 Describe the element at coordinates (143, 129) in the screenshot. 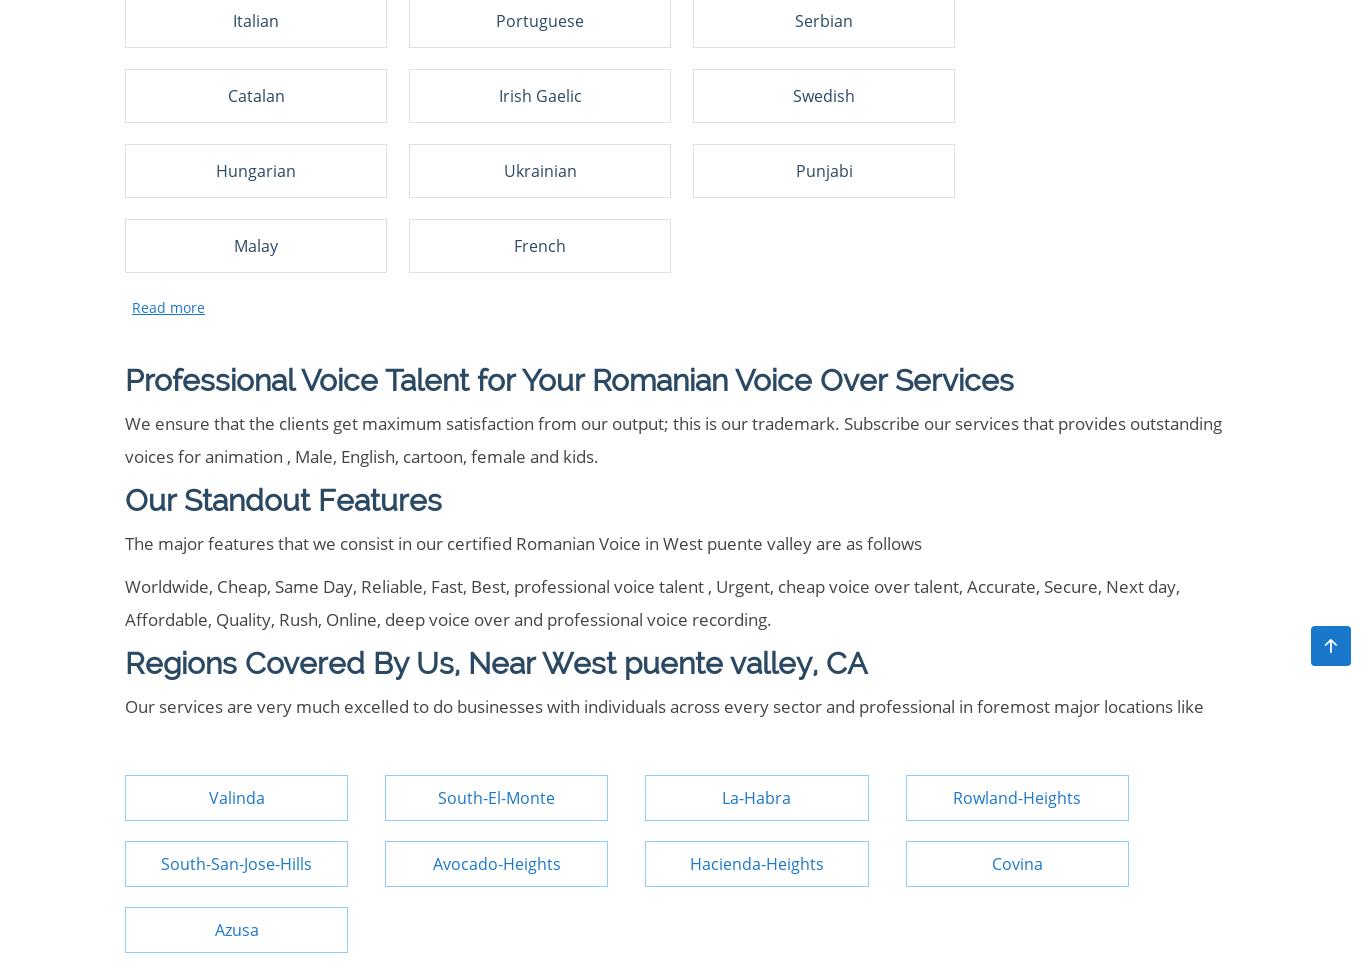

I see `'Typing'` at that location.